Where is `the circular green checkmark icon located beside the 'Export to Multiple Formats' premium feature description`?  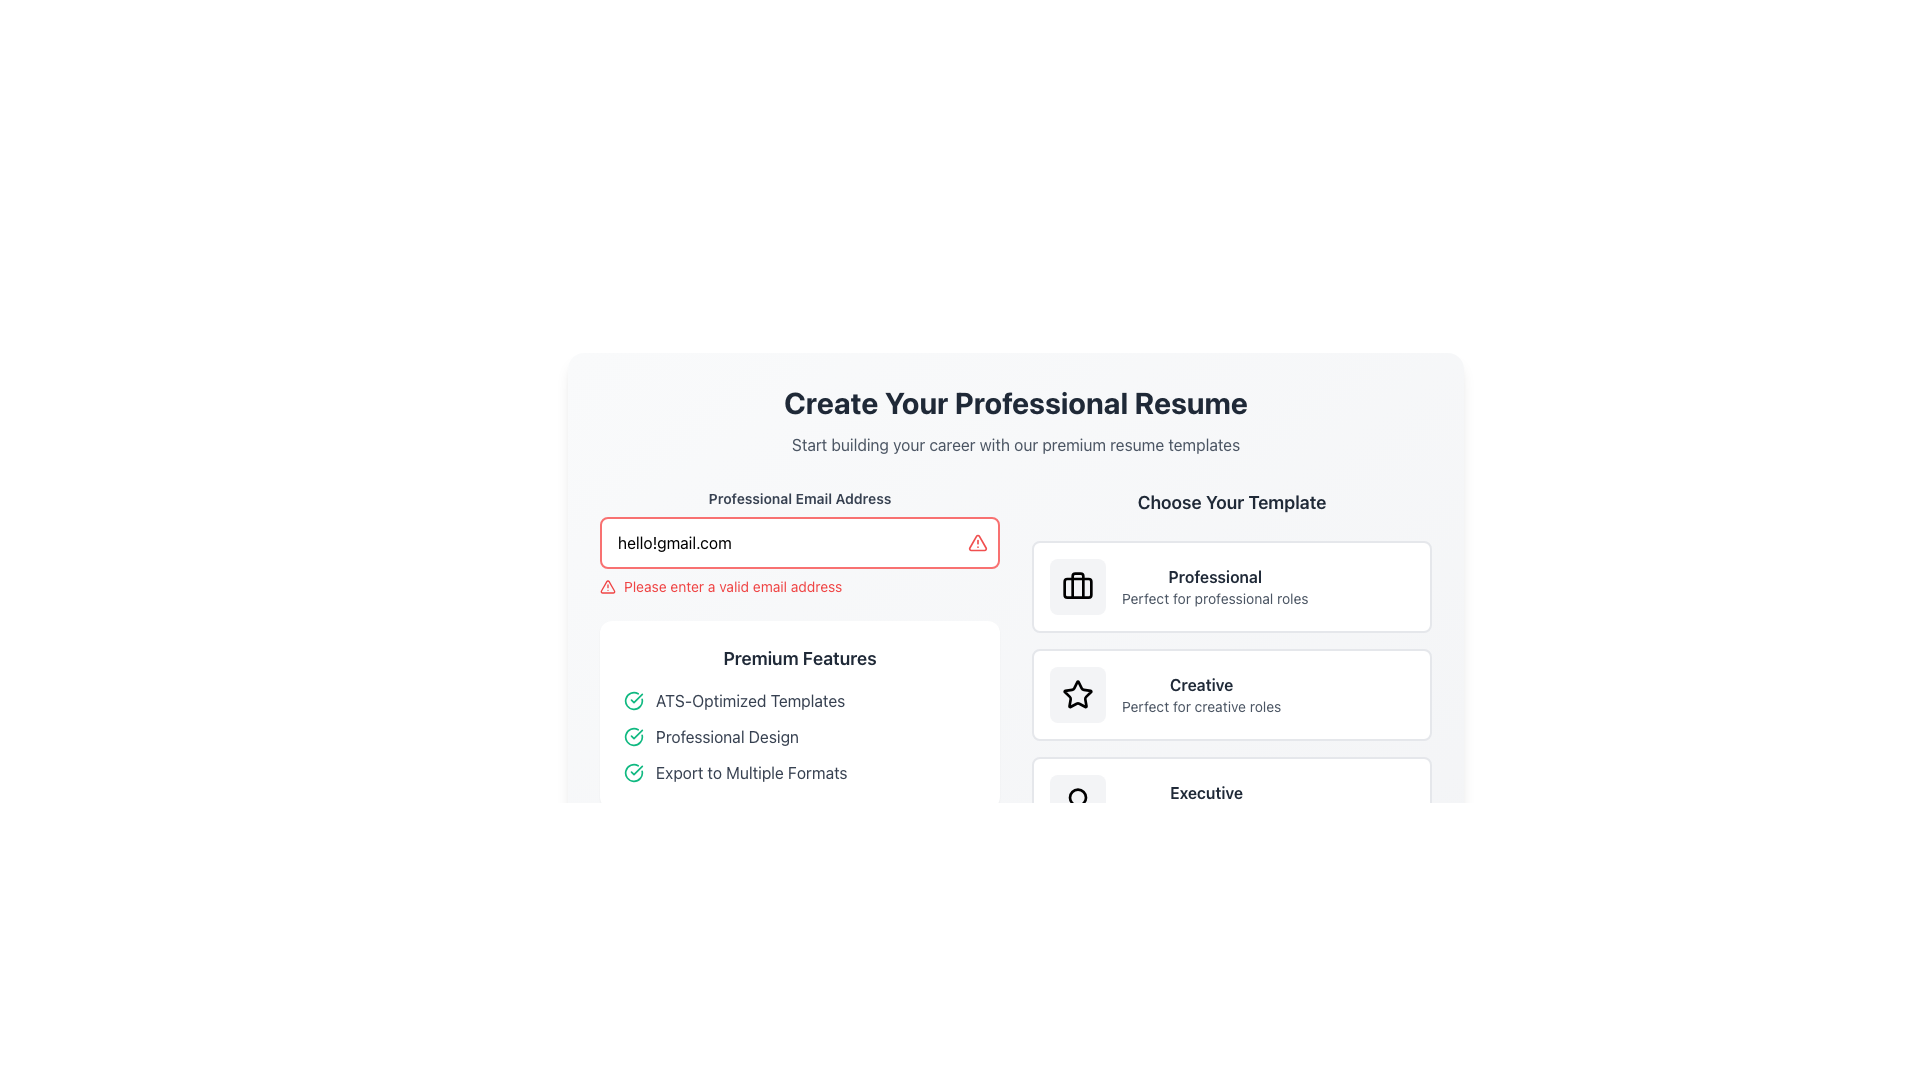 the circular green checkmark icon located beside the 'Export to Multiple Formats' premium feature description is located at coordinates (632, 771).